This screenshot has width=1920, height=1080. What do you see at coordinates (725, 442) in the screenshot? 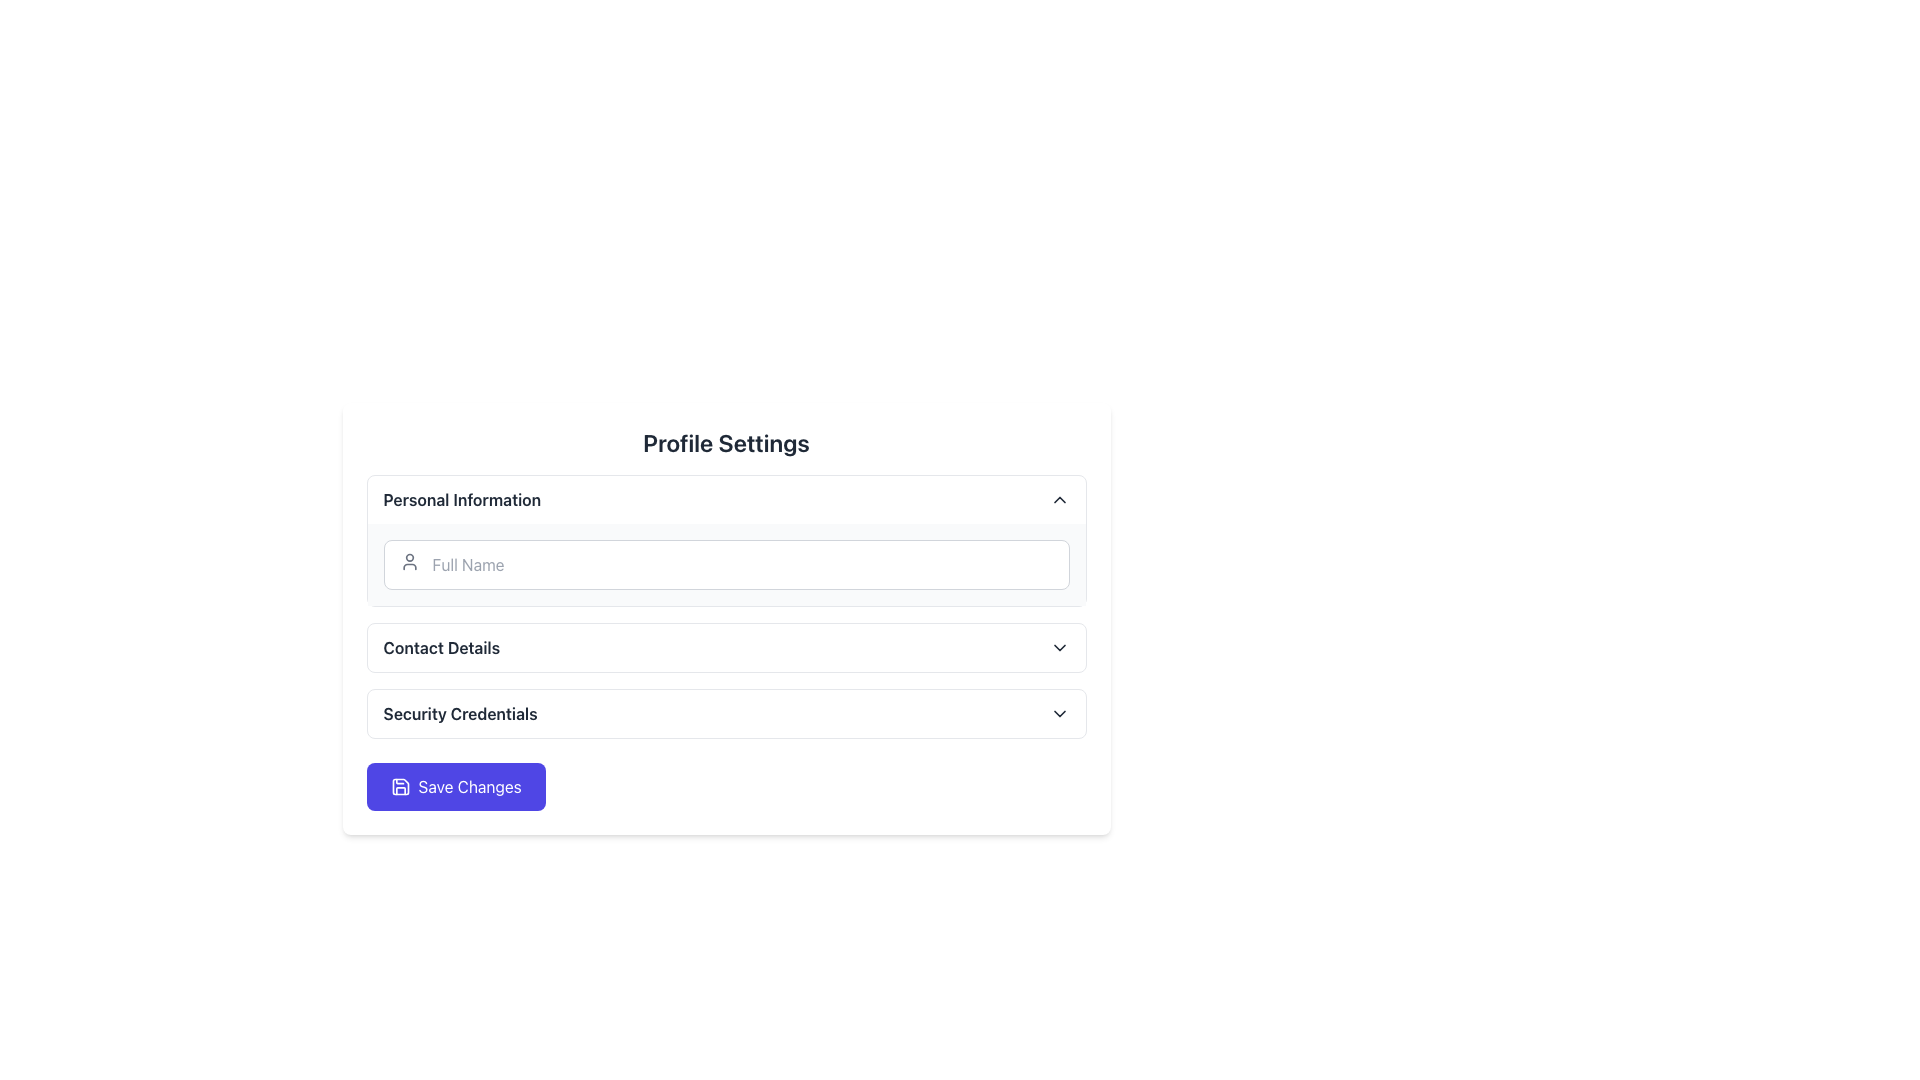
I see `text from the header label indicating user profile settings, which is positioned above the sections for Personal Information, Contact Details, and Security Credentials` at bounding box center [725, 442].